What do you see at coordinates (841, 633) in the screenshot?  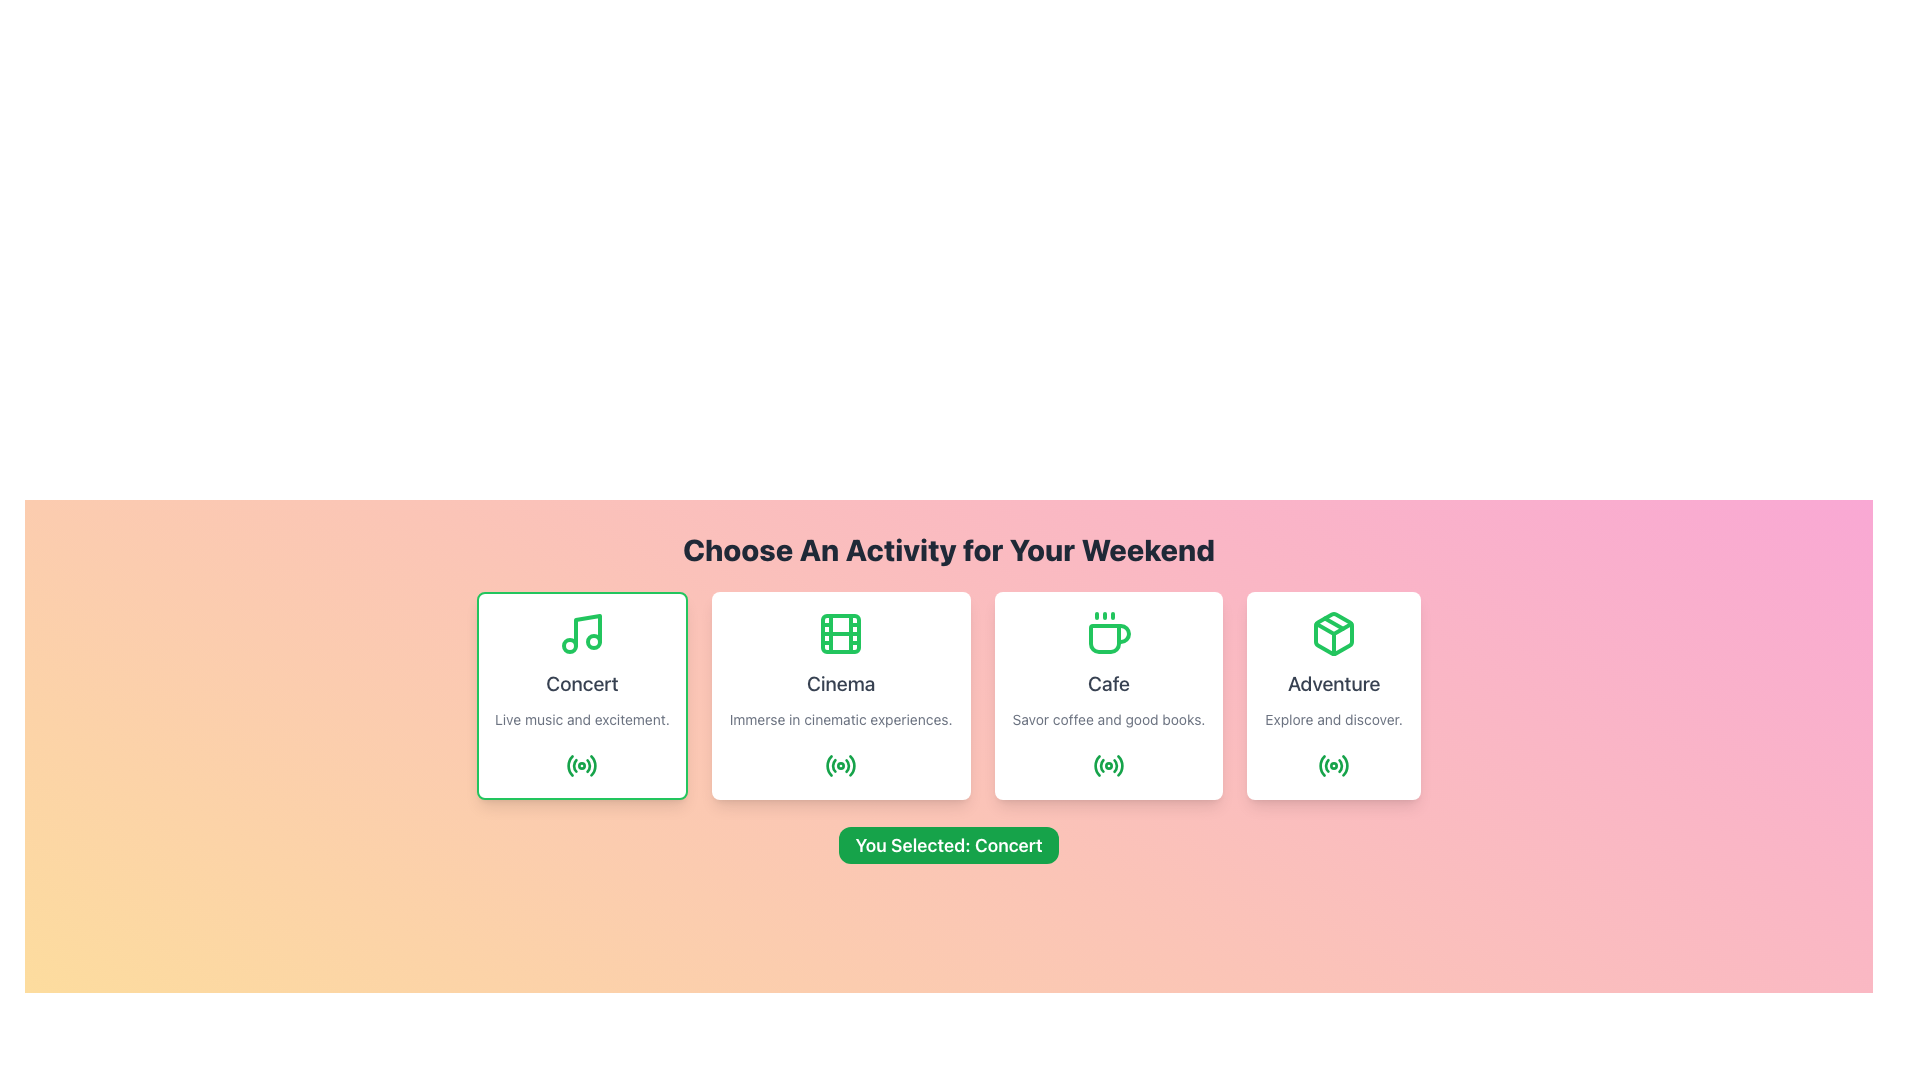 I see `the decorative visual indicator icon located at the top of the 'Cinema' card` at bounding box center [841, 633].